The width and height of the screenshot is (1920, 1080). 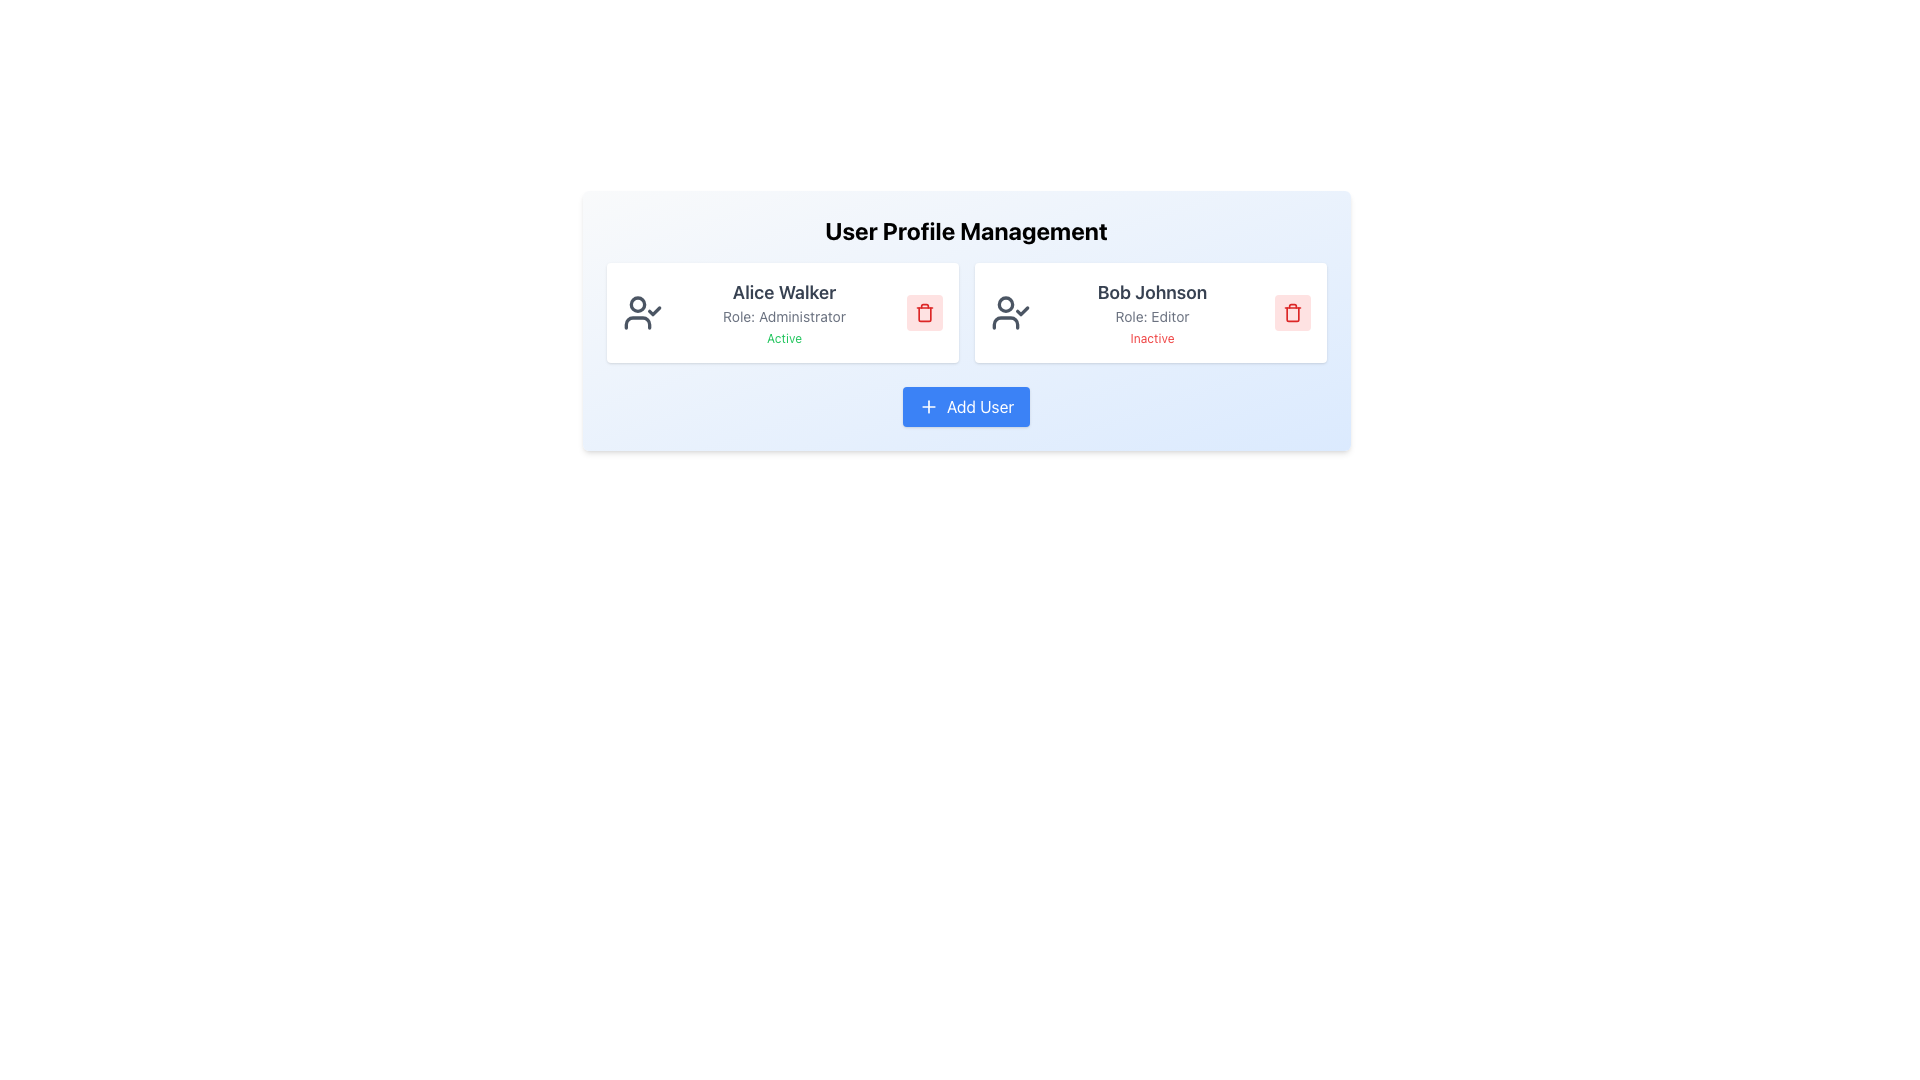 What do you see at coordinates (636, 304) in the screenshot?
I see `the circular user profile icon representing 'Alice Walker, Role: Administrator' located within the left card under 'User Profile Management'` at bounding box center [636, 304].